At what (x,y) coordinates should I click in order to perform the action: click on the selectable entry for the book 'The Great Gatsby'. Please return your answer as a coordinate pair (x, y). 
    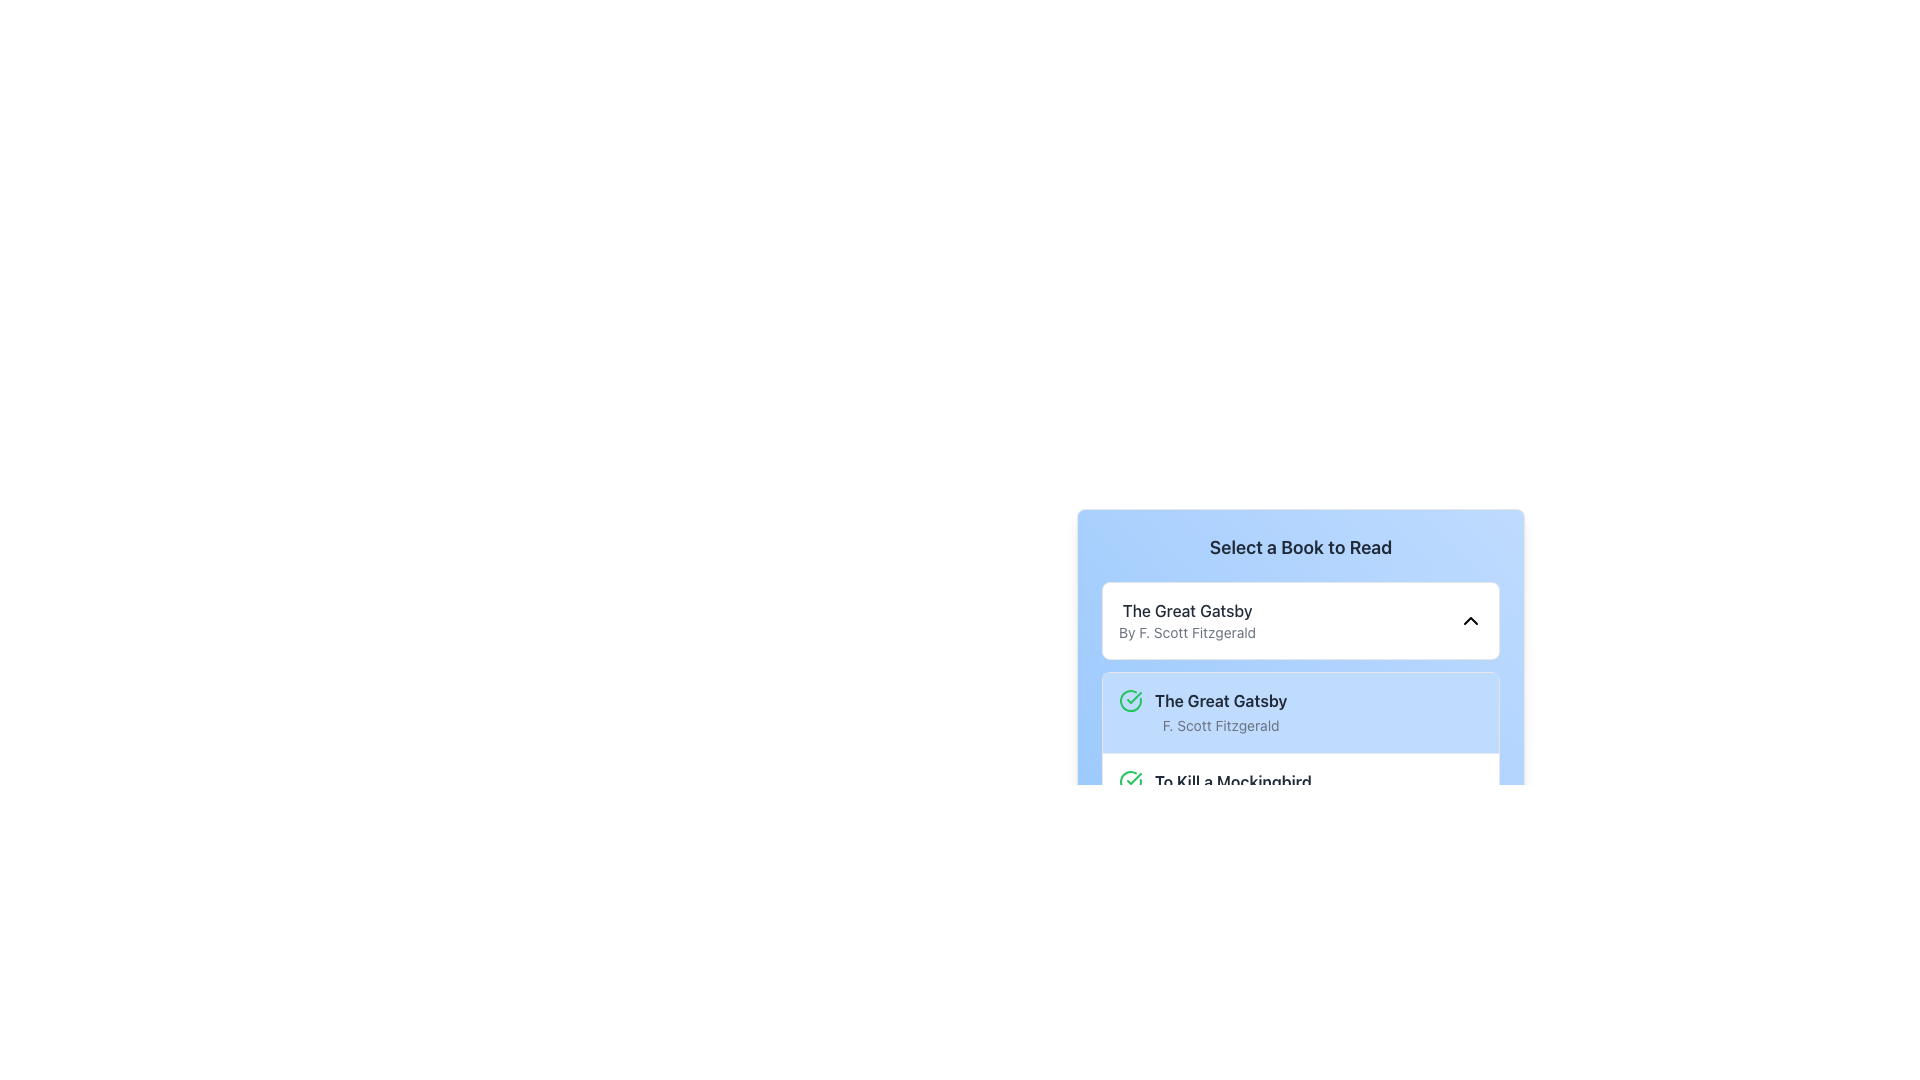
    Looking at the image, I should click on (1220, 712).